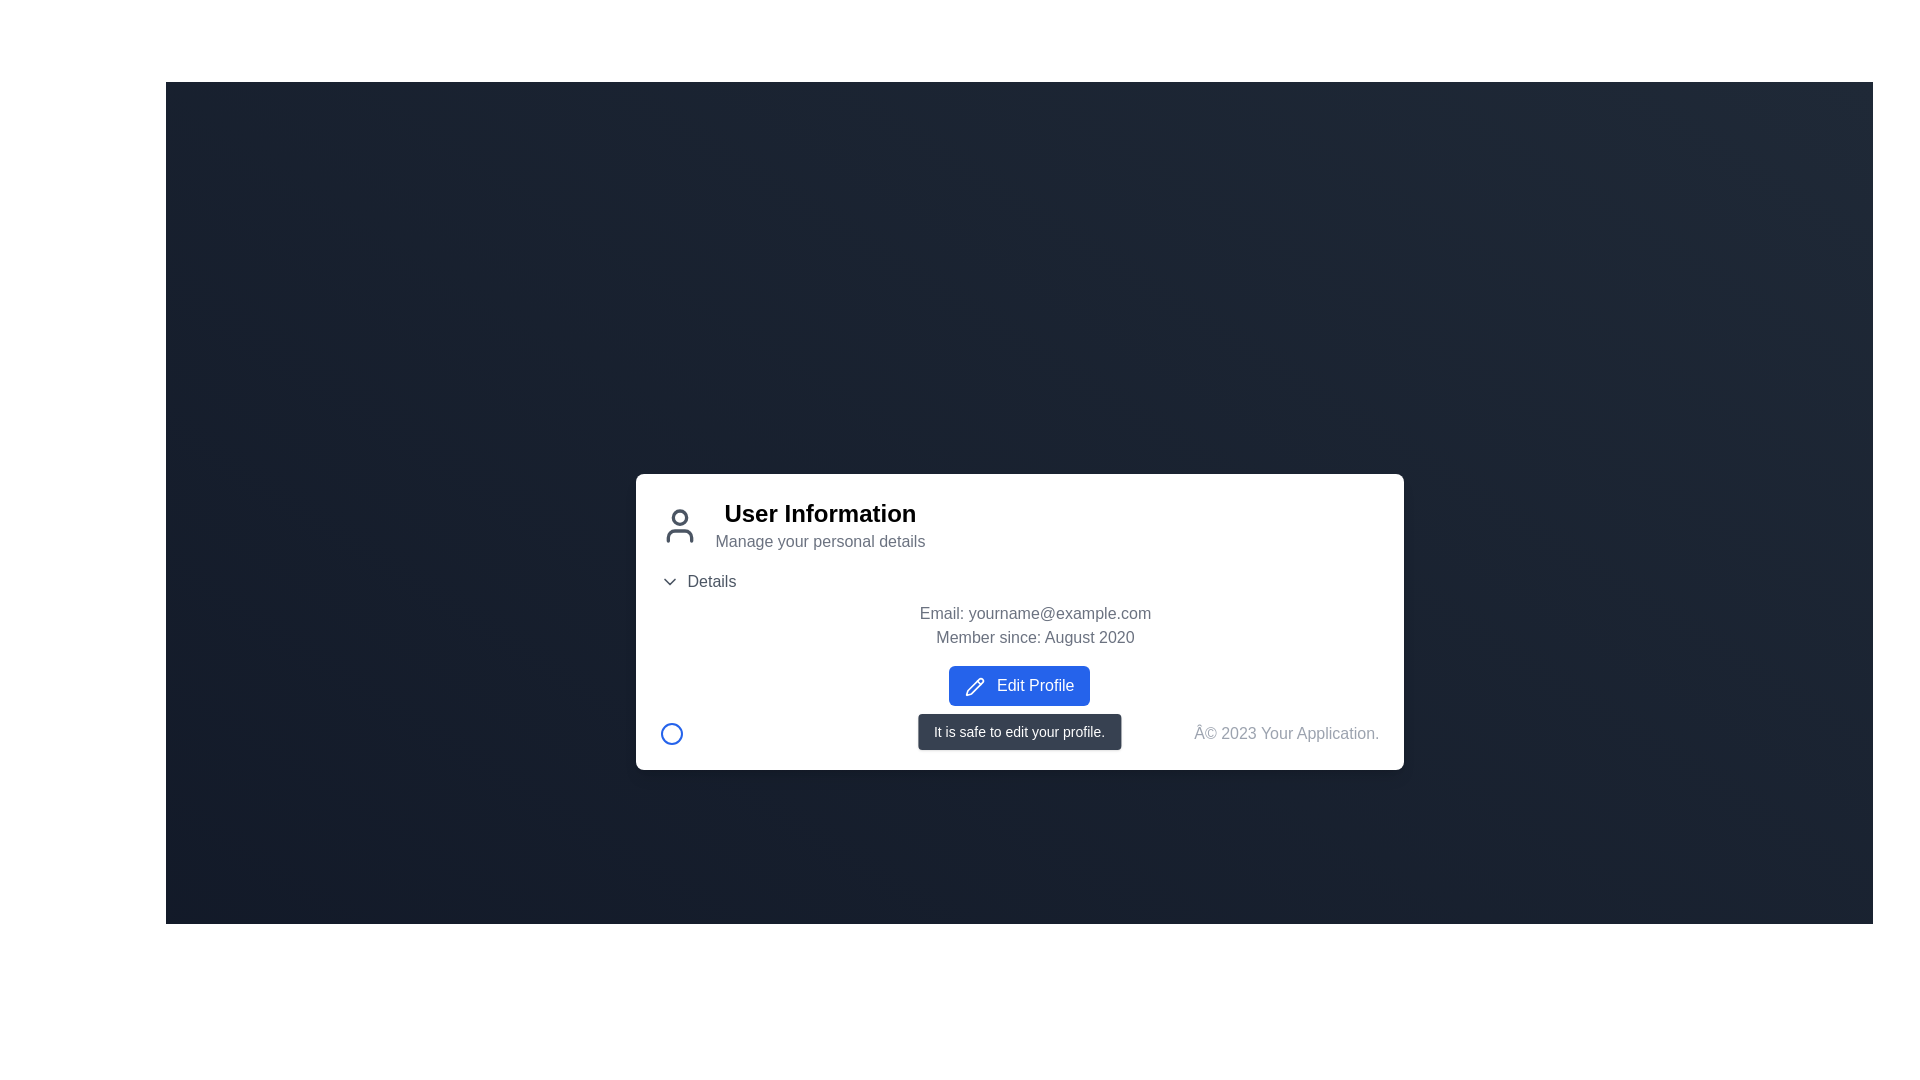 Image resolution: width=1920 pixels, height=1080 pixels. What do you see at coordinates (1019, 608) in the screenshot?
I see `the static text display containing the email address and membership date, located under the 'Details' header in the 'User Information' interface` at bounding box center [1019, 608].